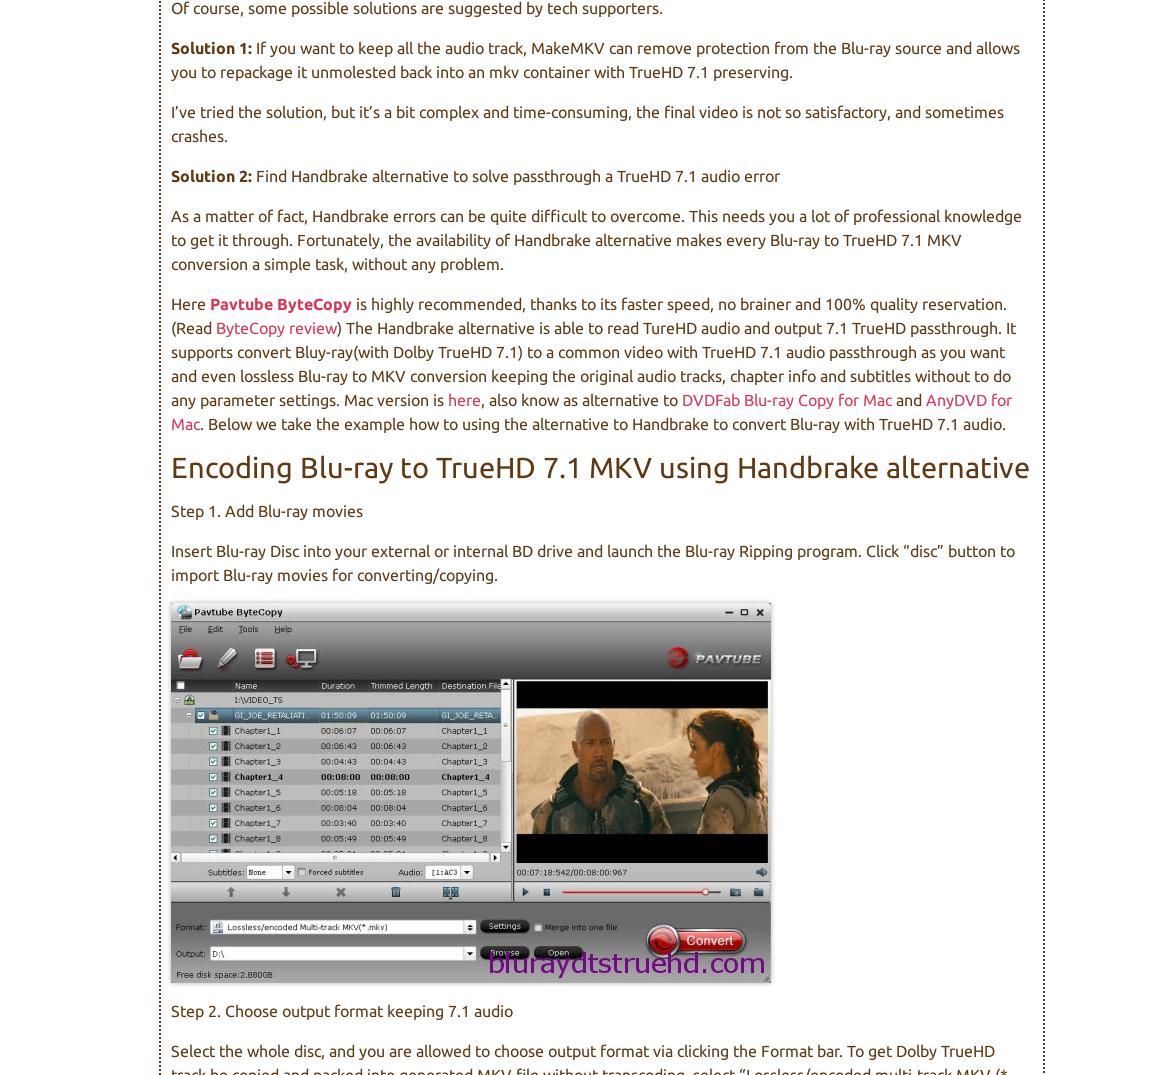  What do you see at coordinates (342, 1010) in the screenshot?
I see `'Step 2. Choose output format keeping 7.1 audio'` at bounding box center [342, 1010].